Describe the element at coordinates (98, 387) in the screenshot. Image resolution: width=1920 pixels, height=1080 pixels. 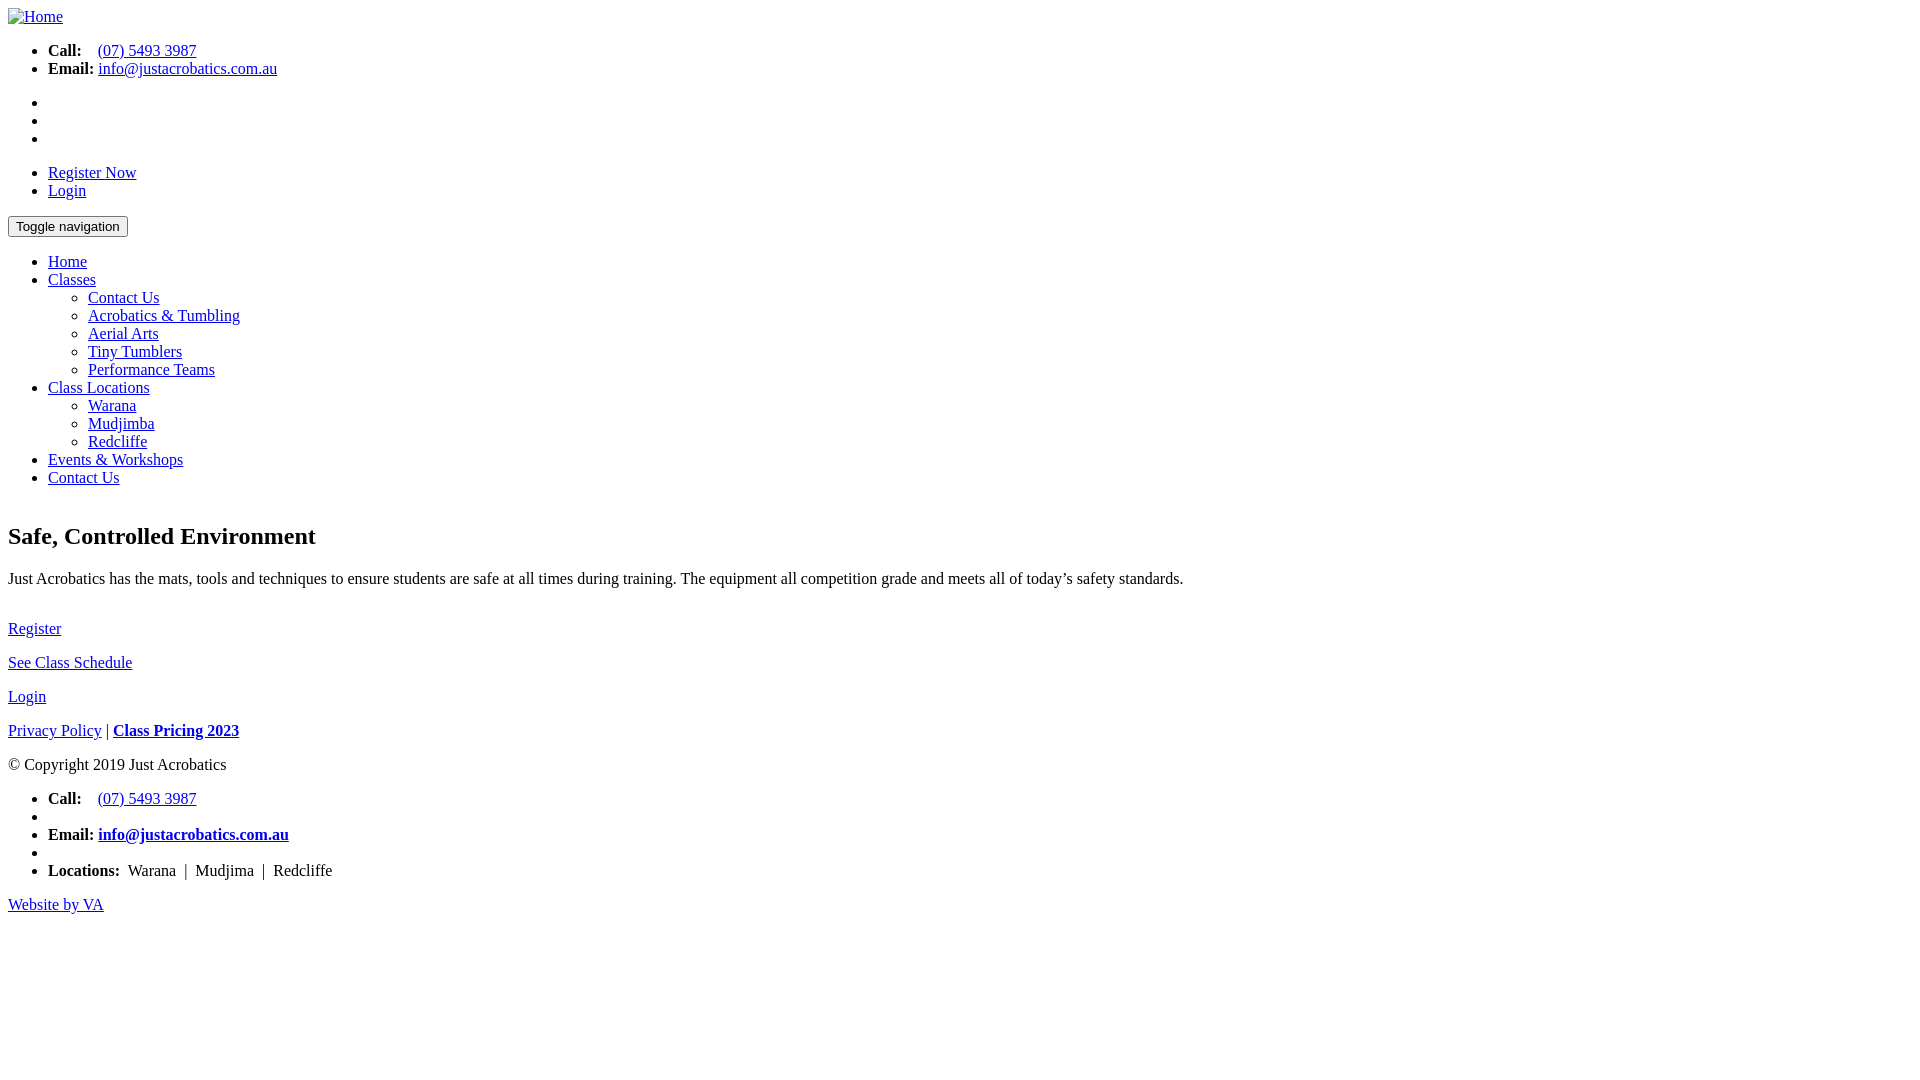
I see `'Class Locations'` at that location.